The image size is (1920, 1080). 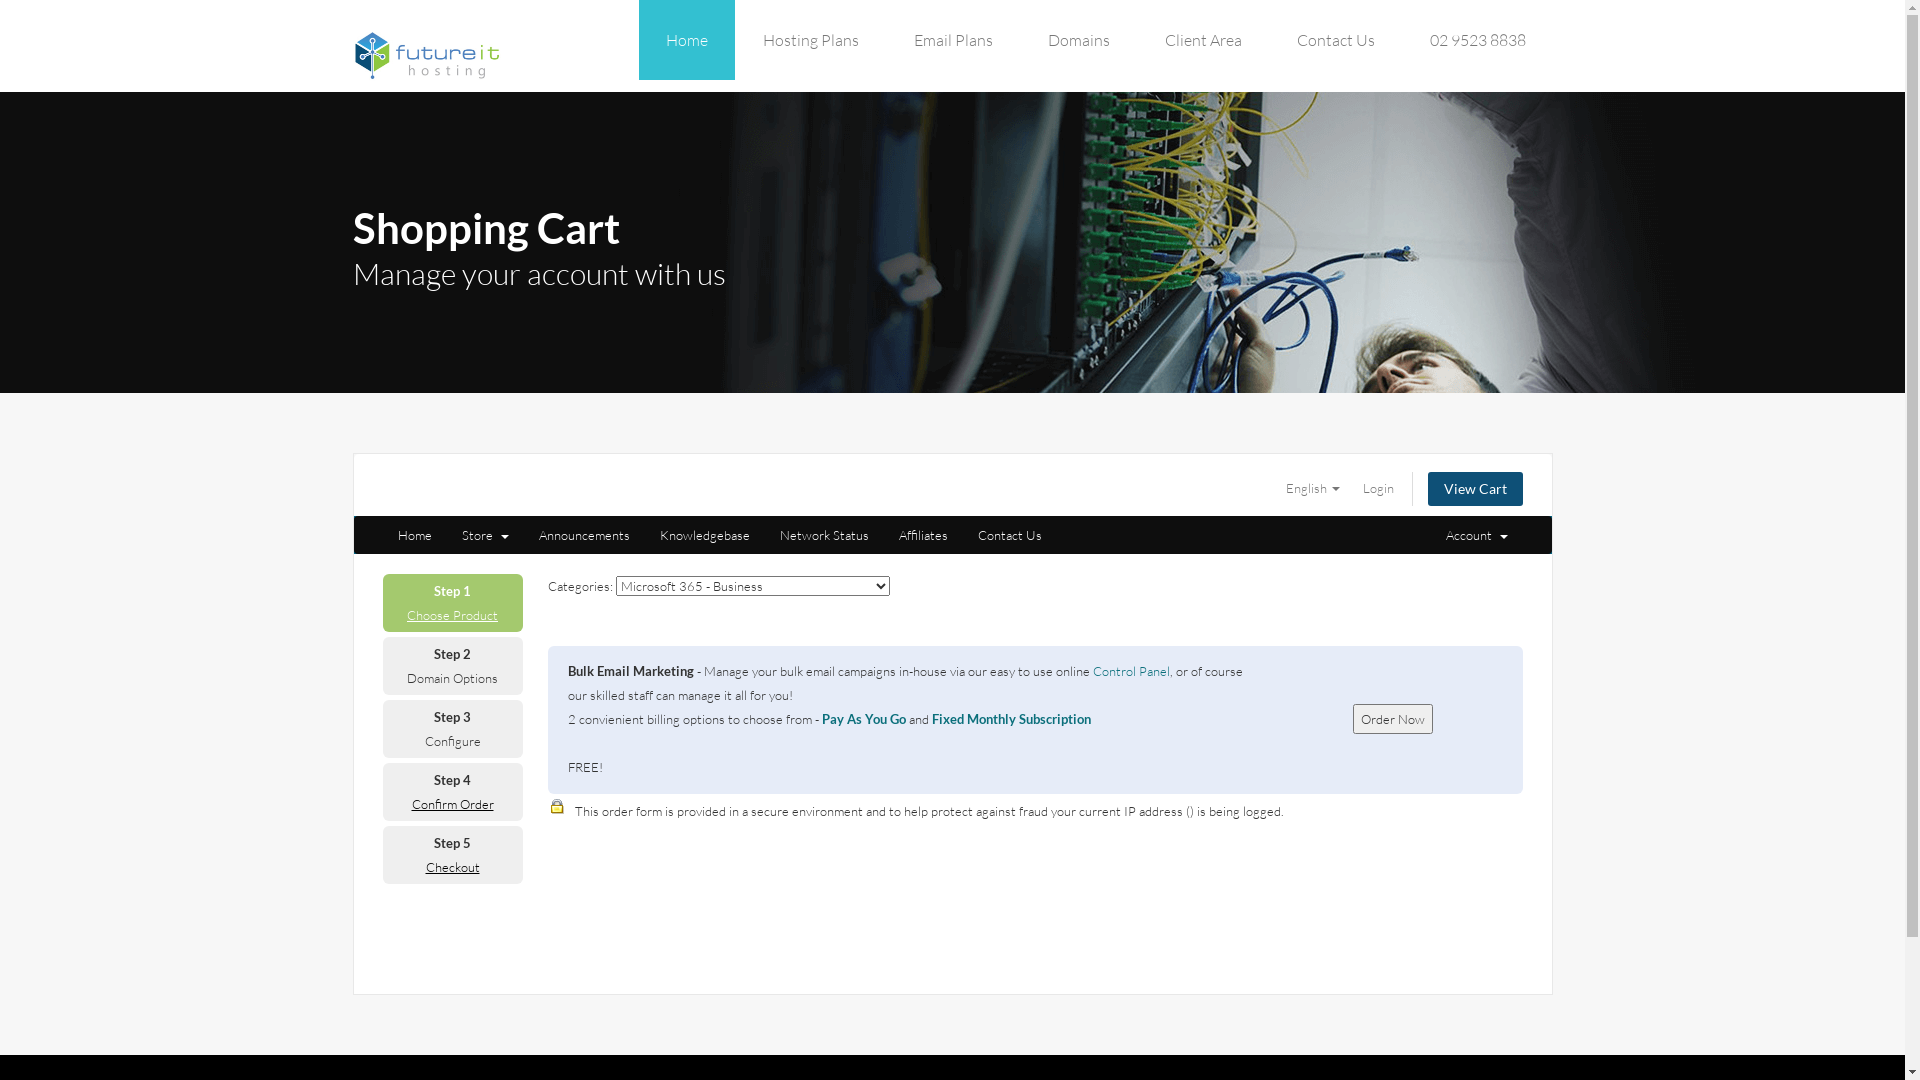 I want to click on 'Pay As You Go', so click(x=864, y=717).